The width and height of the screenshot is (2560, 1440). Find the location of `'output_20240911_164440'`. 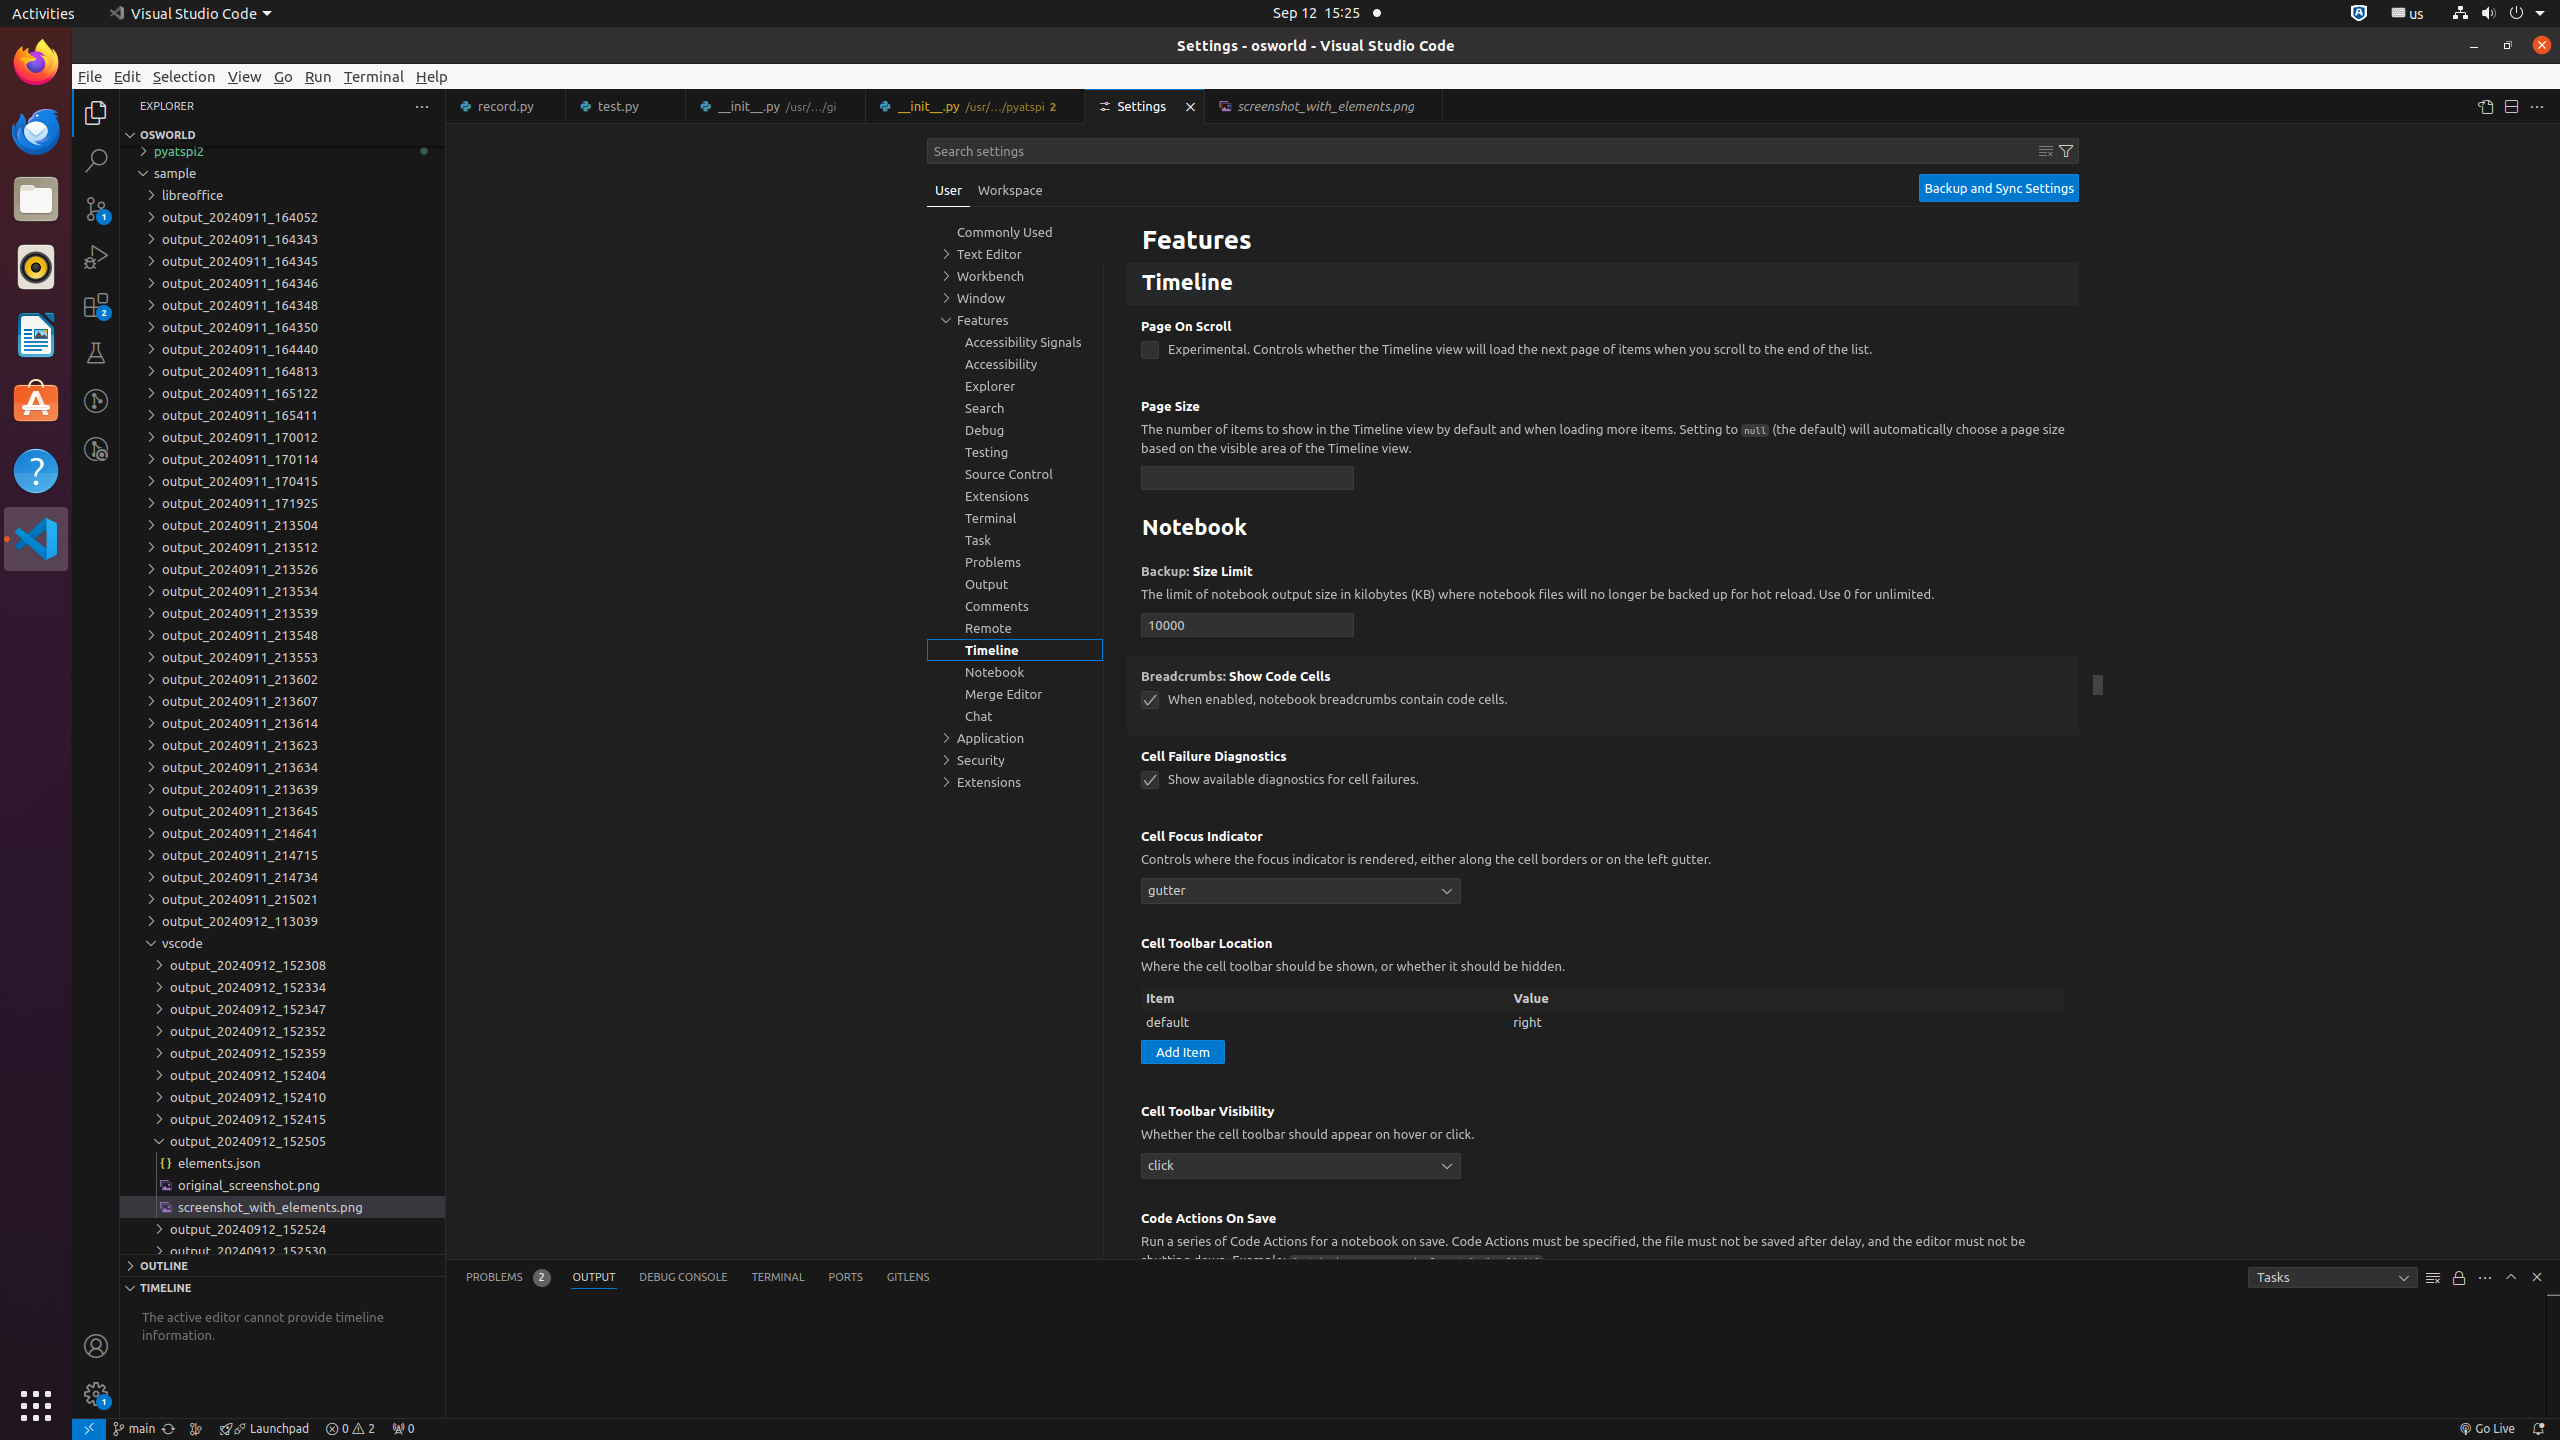

'output_20240911_164440' is located at coordinates (281, 348).